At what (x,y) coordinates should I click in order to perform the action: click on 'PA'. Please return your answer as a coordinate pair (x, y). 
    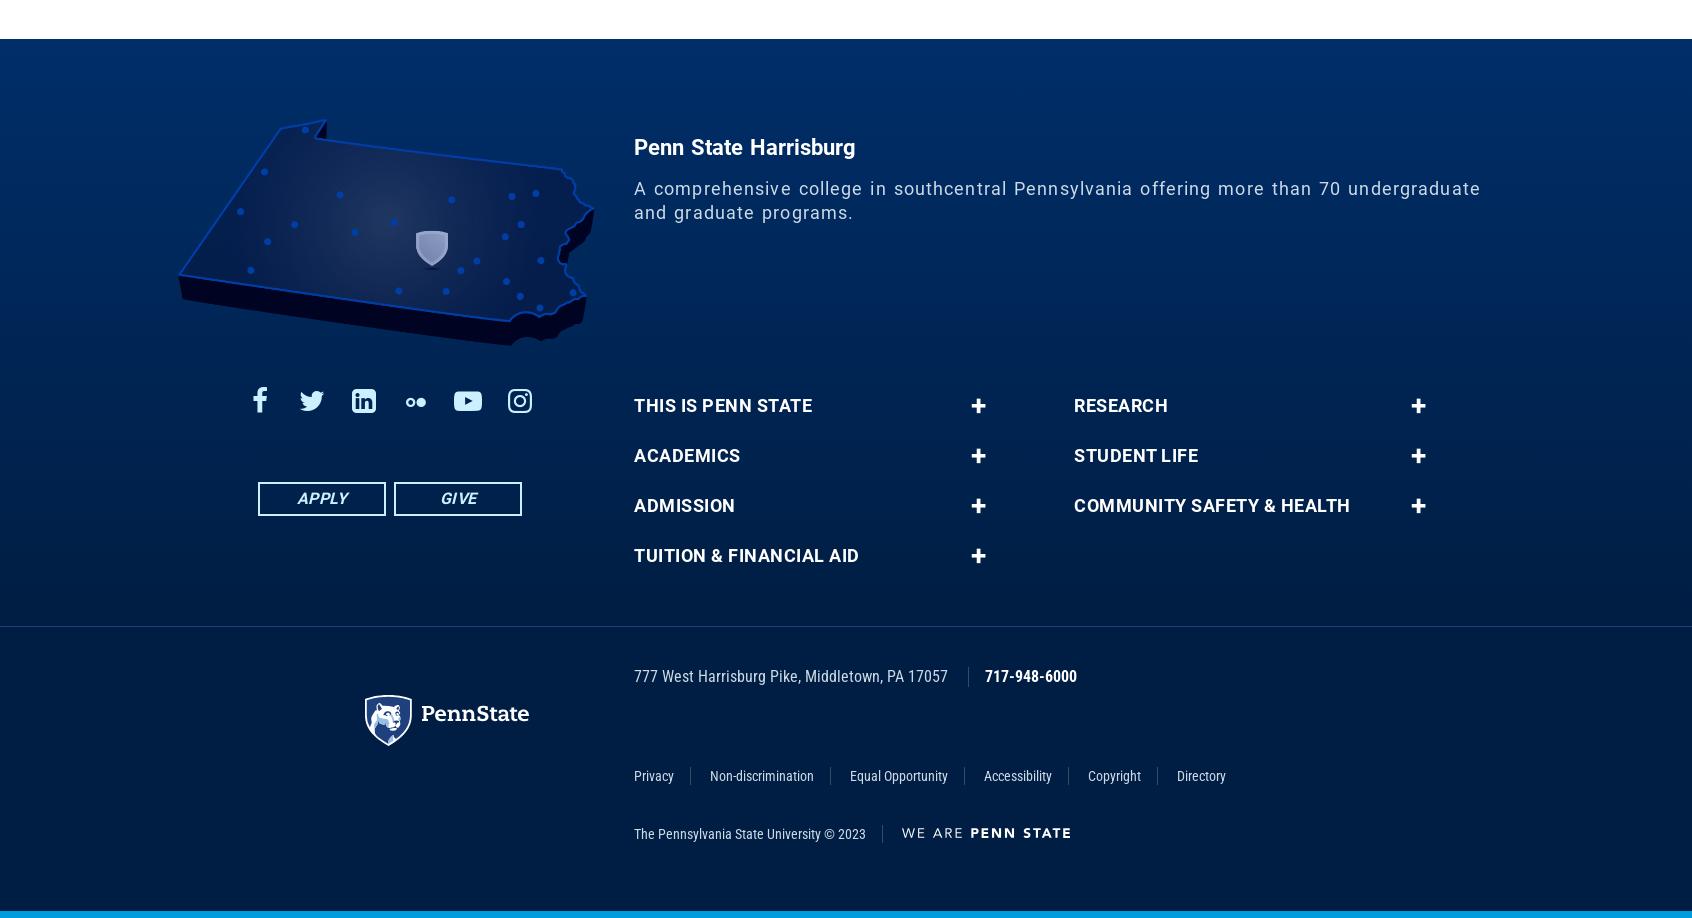
    Looking at the image, I should click on (894, 690).